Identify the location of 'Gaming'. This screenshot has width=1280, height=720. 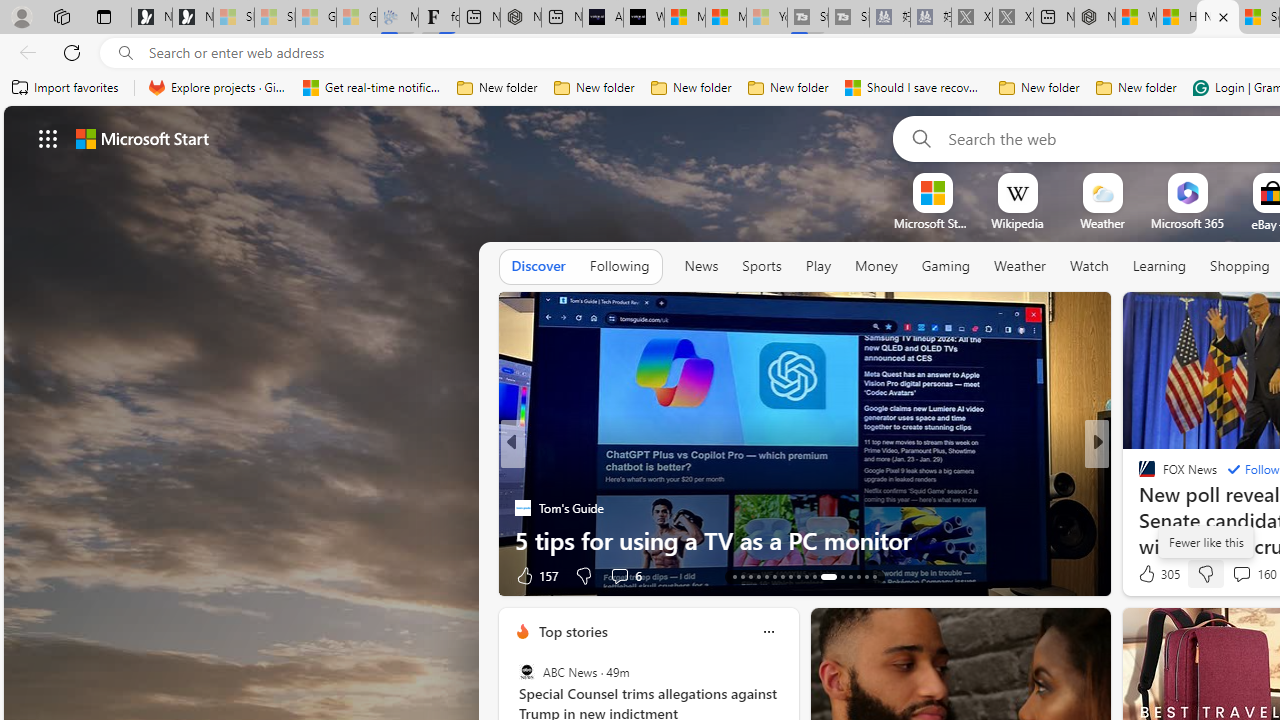
(944, 265).